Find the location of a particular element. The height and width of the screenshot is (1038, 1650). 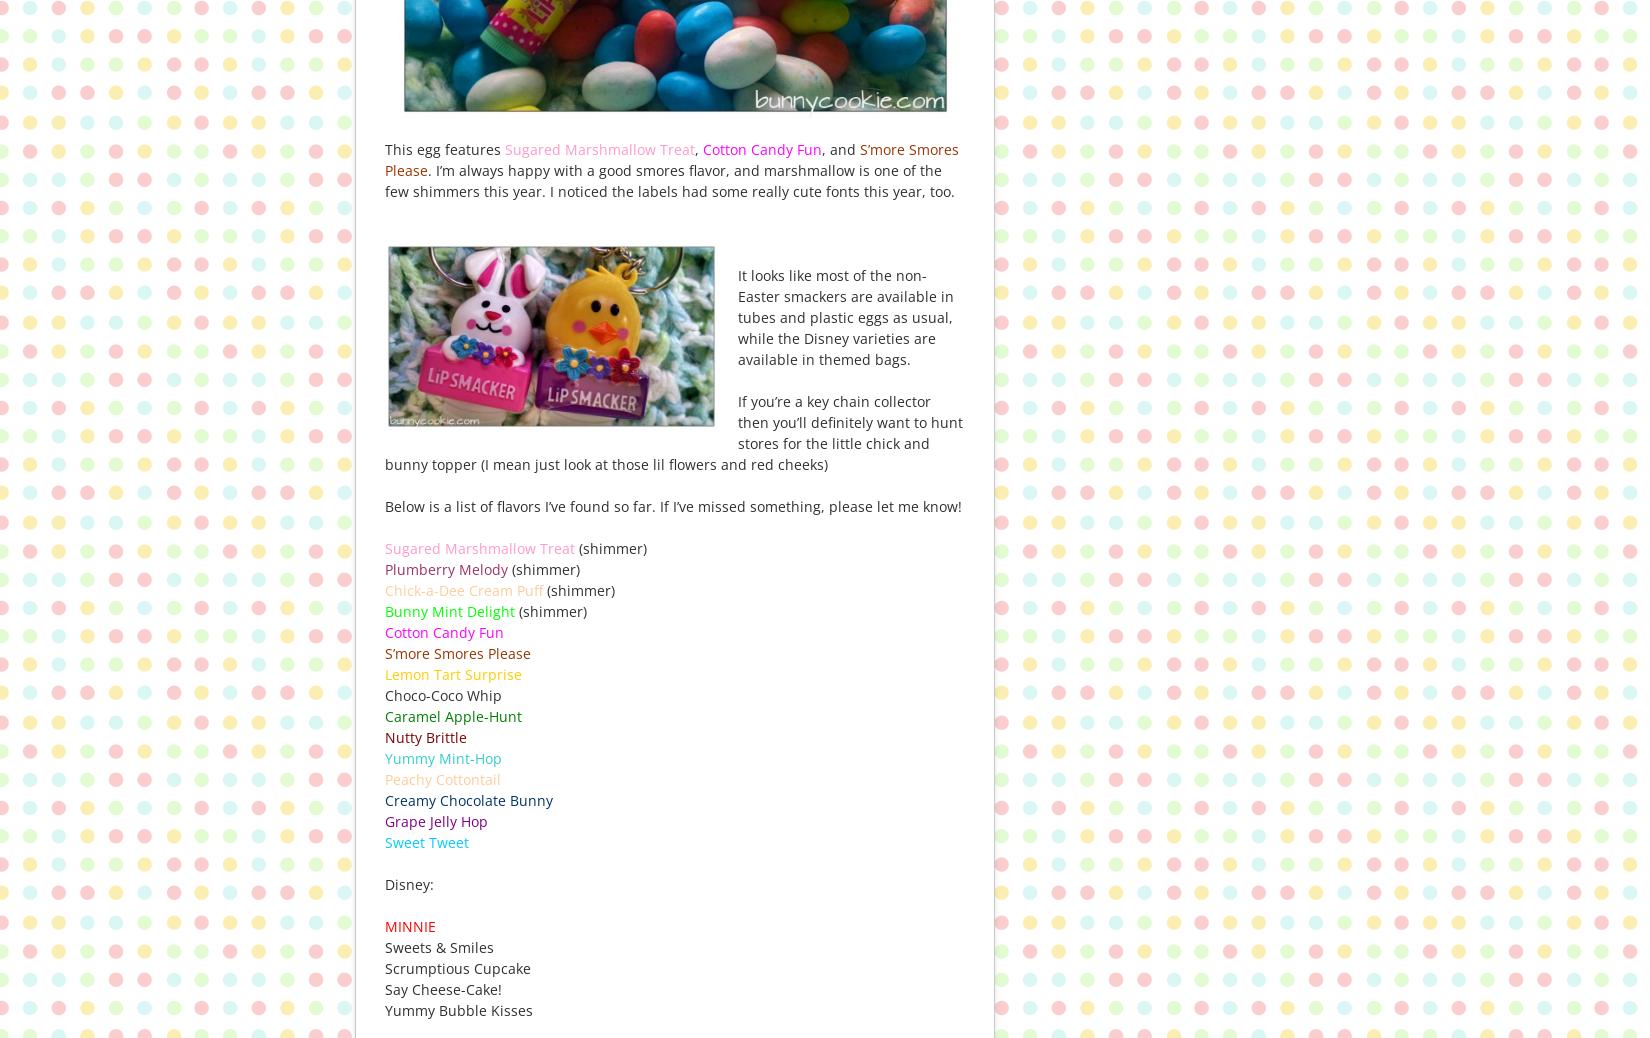

'Yummy Mint-Hop' is located at coordinates (442, 756).